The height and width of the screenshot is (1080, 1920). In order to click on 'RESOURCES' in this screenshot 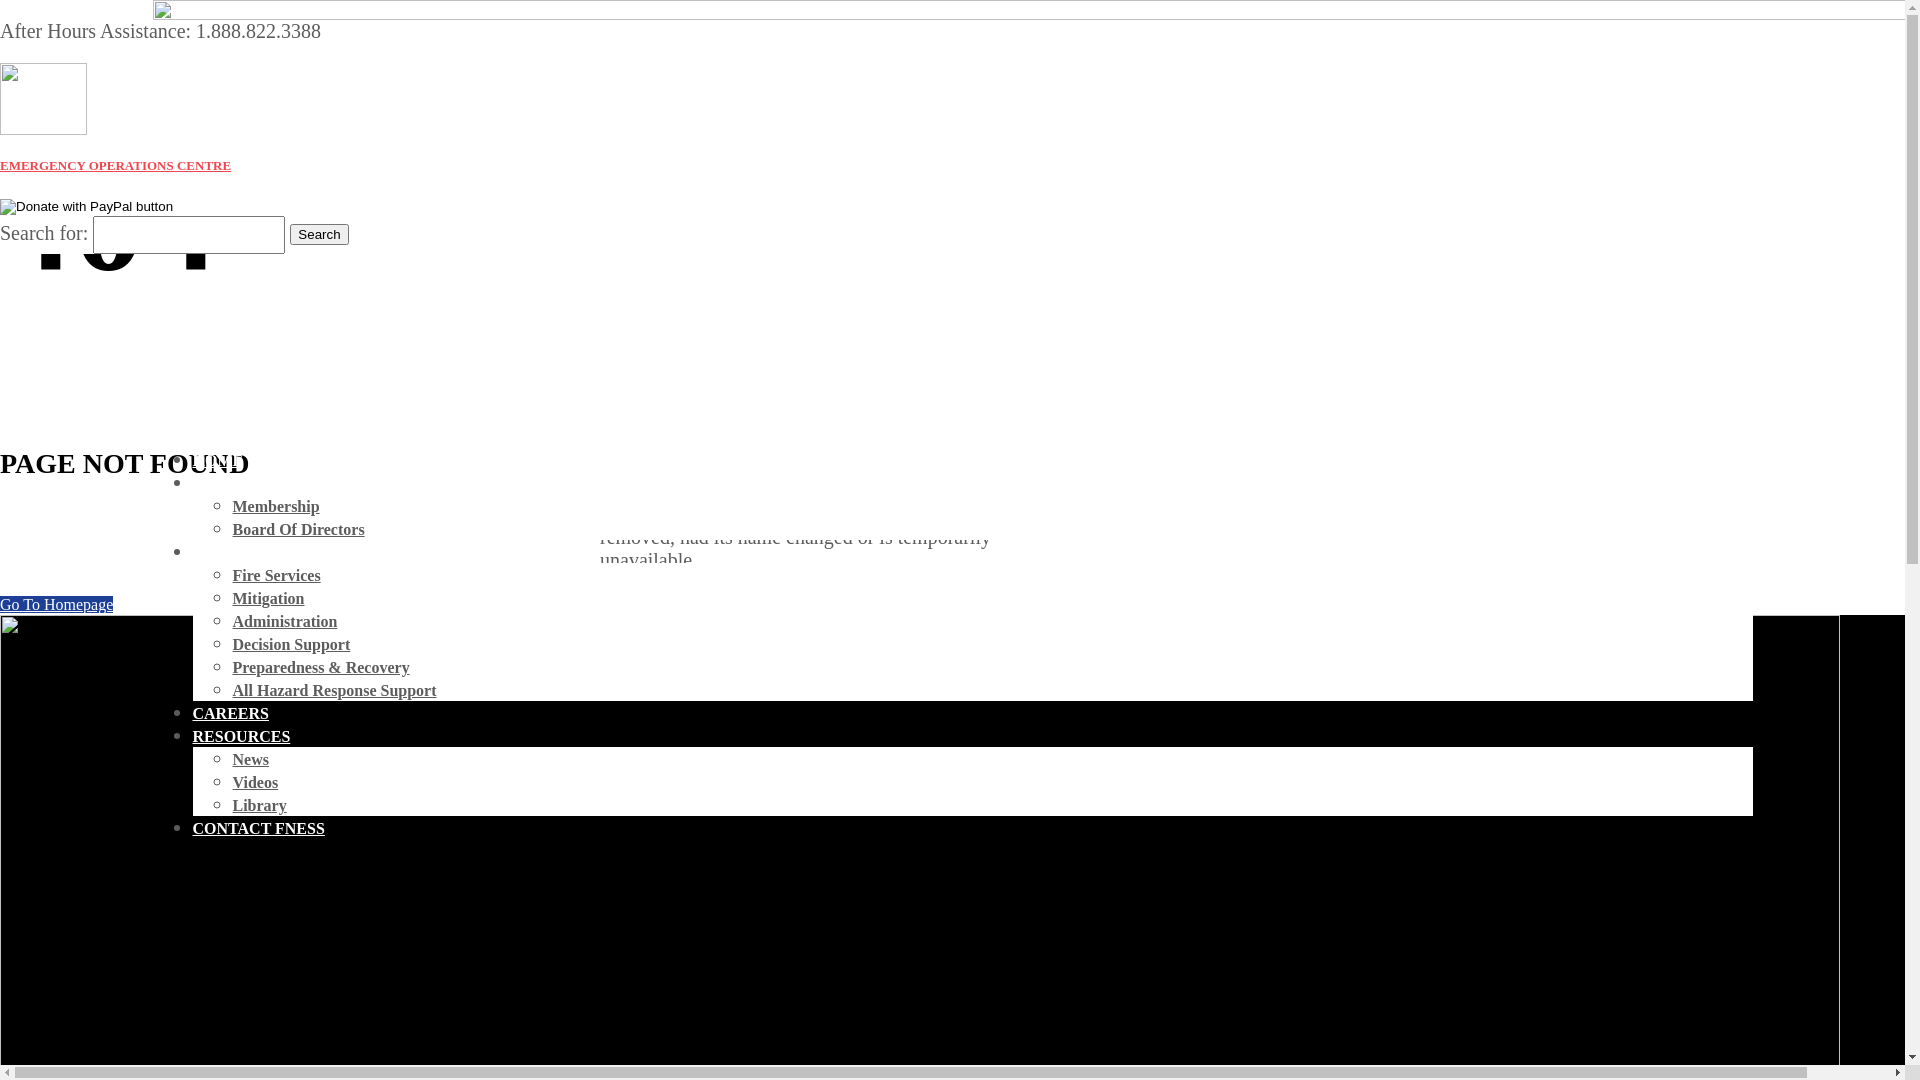, I will do `click(240, 736)`.